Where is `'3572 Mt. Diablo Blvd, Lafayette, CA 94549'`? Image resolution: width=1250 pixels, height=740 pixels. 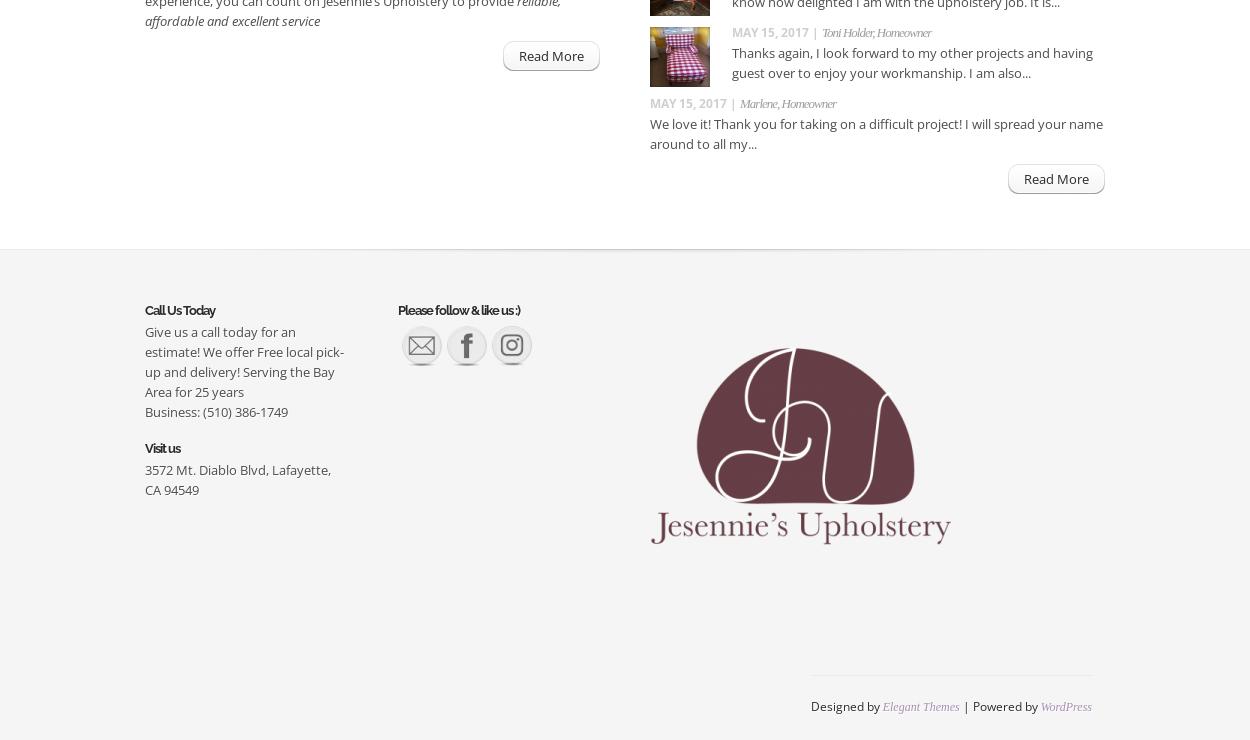 '3572 Mt. Diablo Blvd, Lafayette, CA 94549' is located at coordinates (237, 479).